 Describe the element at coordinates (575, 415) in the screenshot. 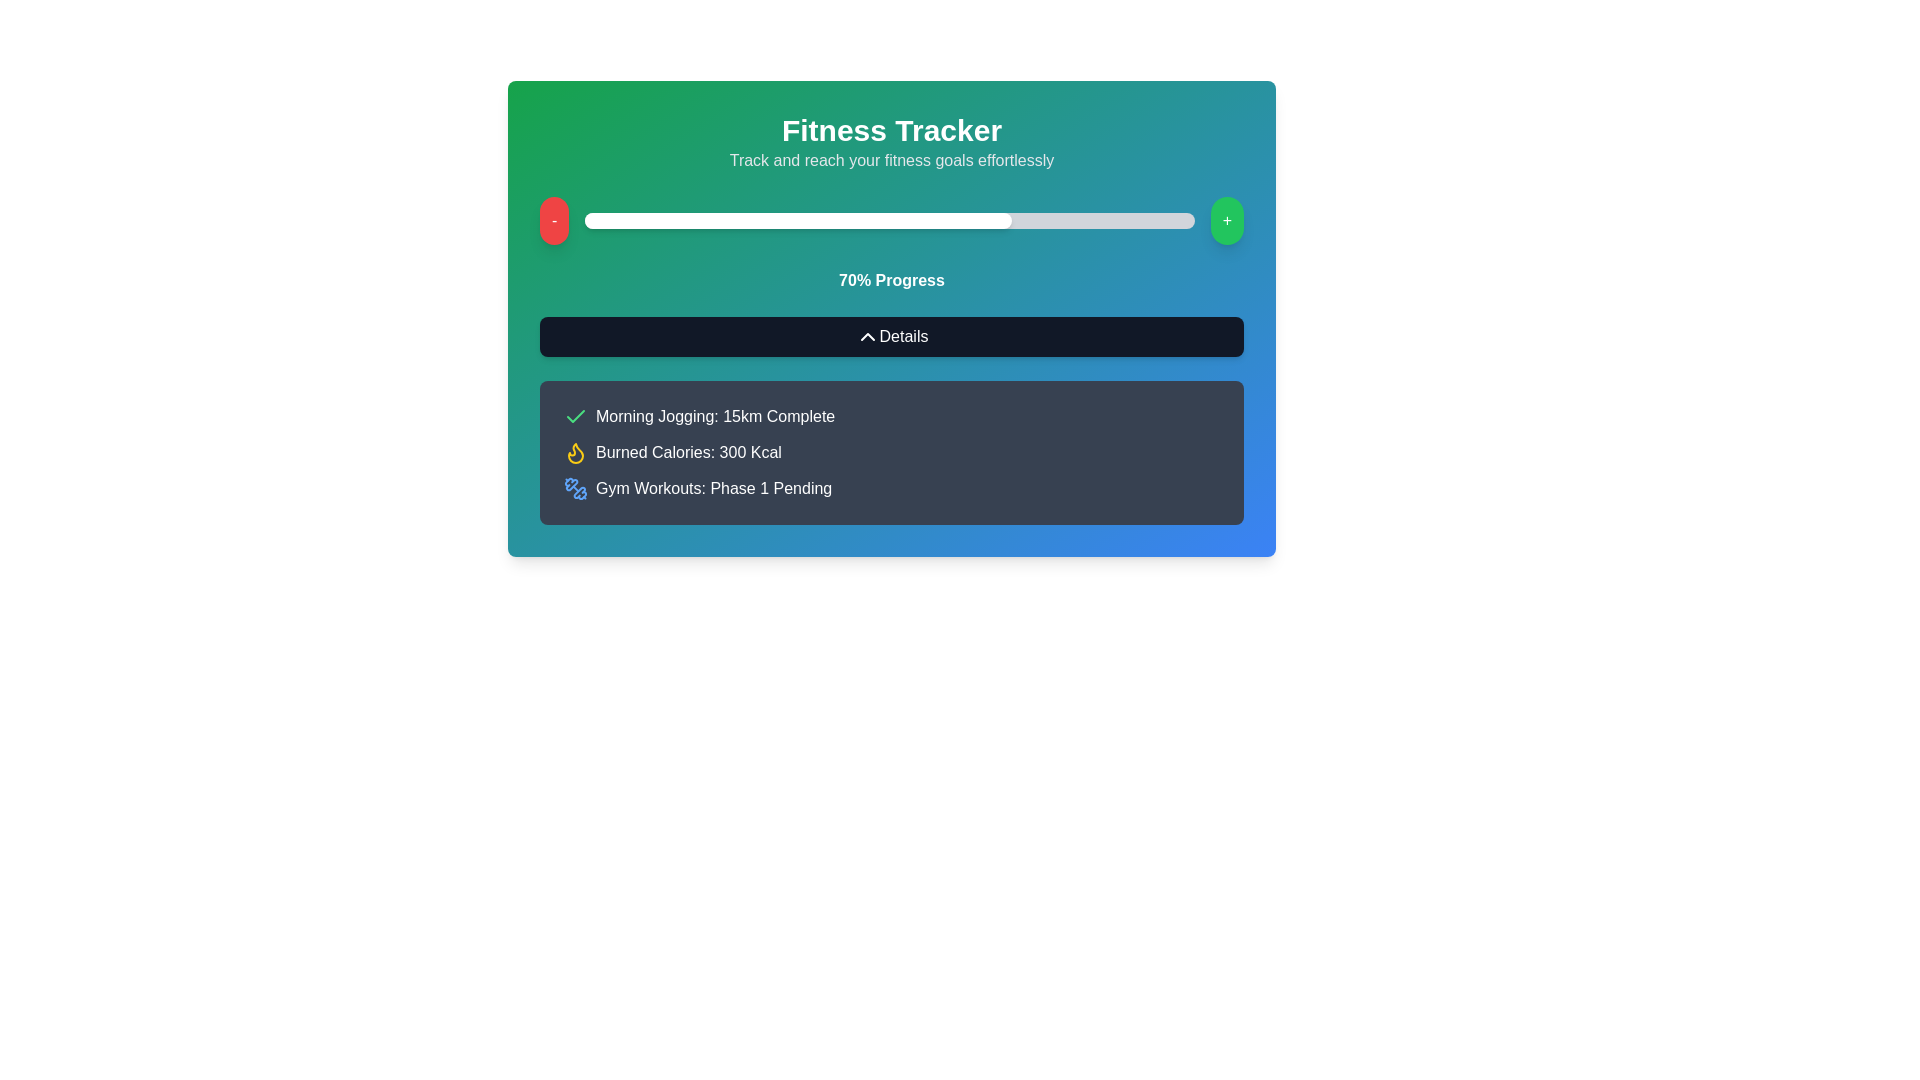

I see `the completion status icon for the task 'Morning Jogging: 15km Complete' located in the 'Details' section` at that location.